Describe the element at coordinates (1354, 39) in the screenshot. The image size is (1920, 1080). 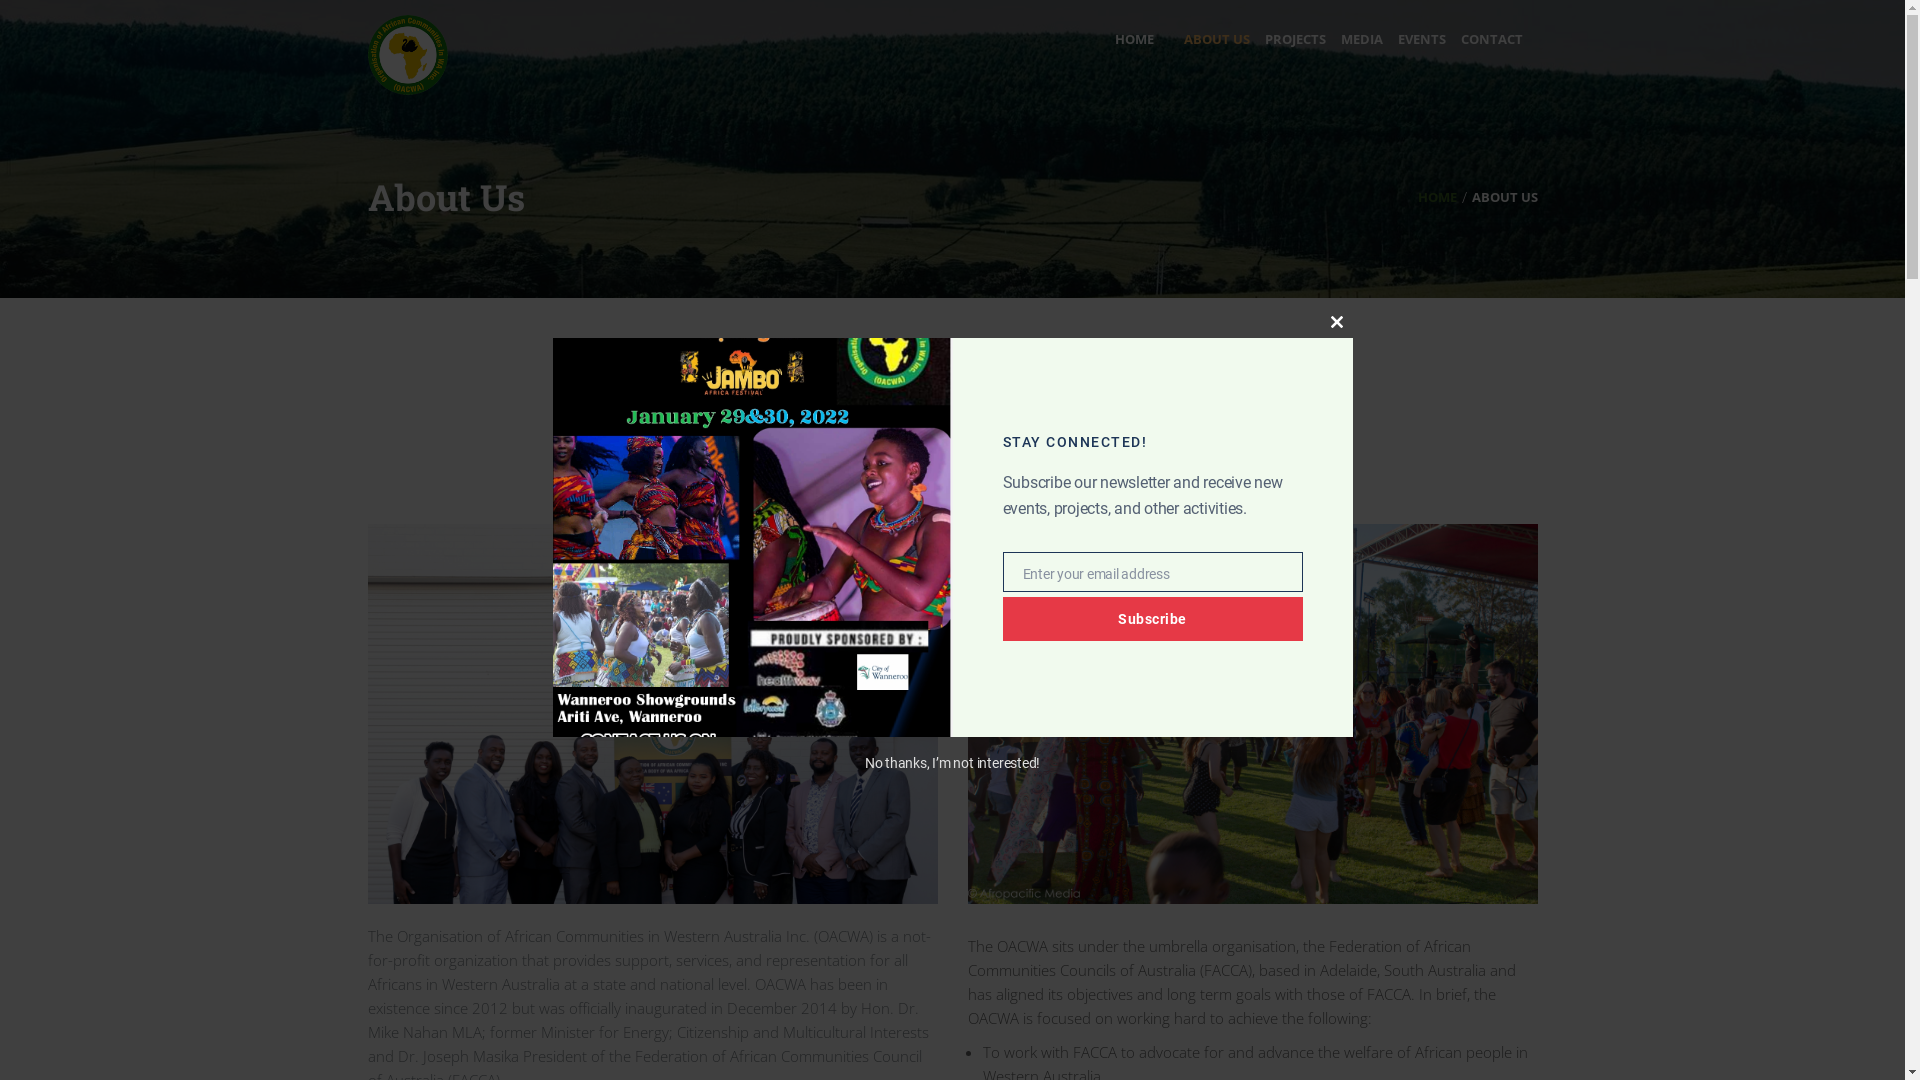
I see `'MEDIA'` at that location.